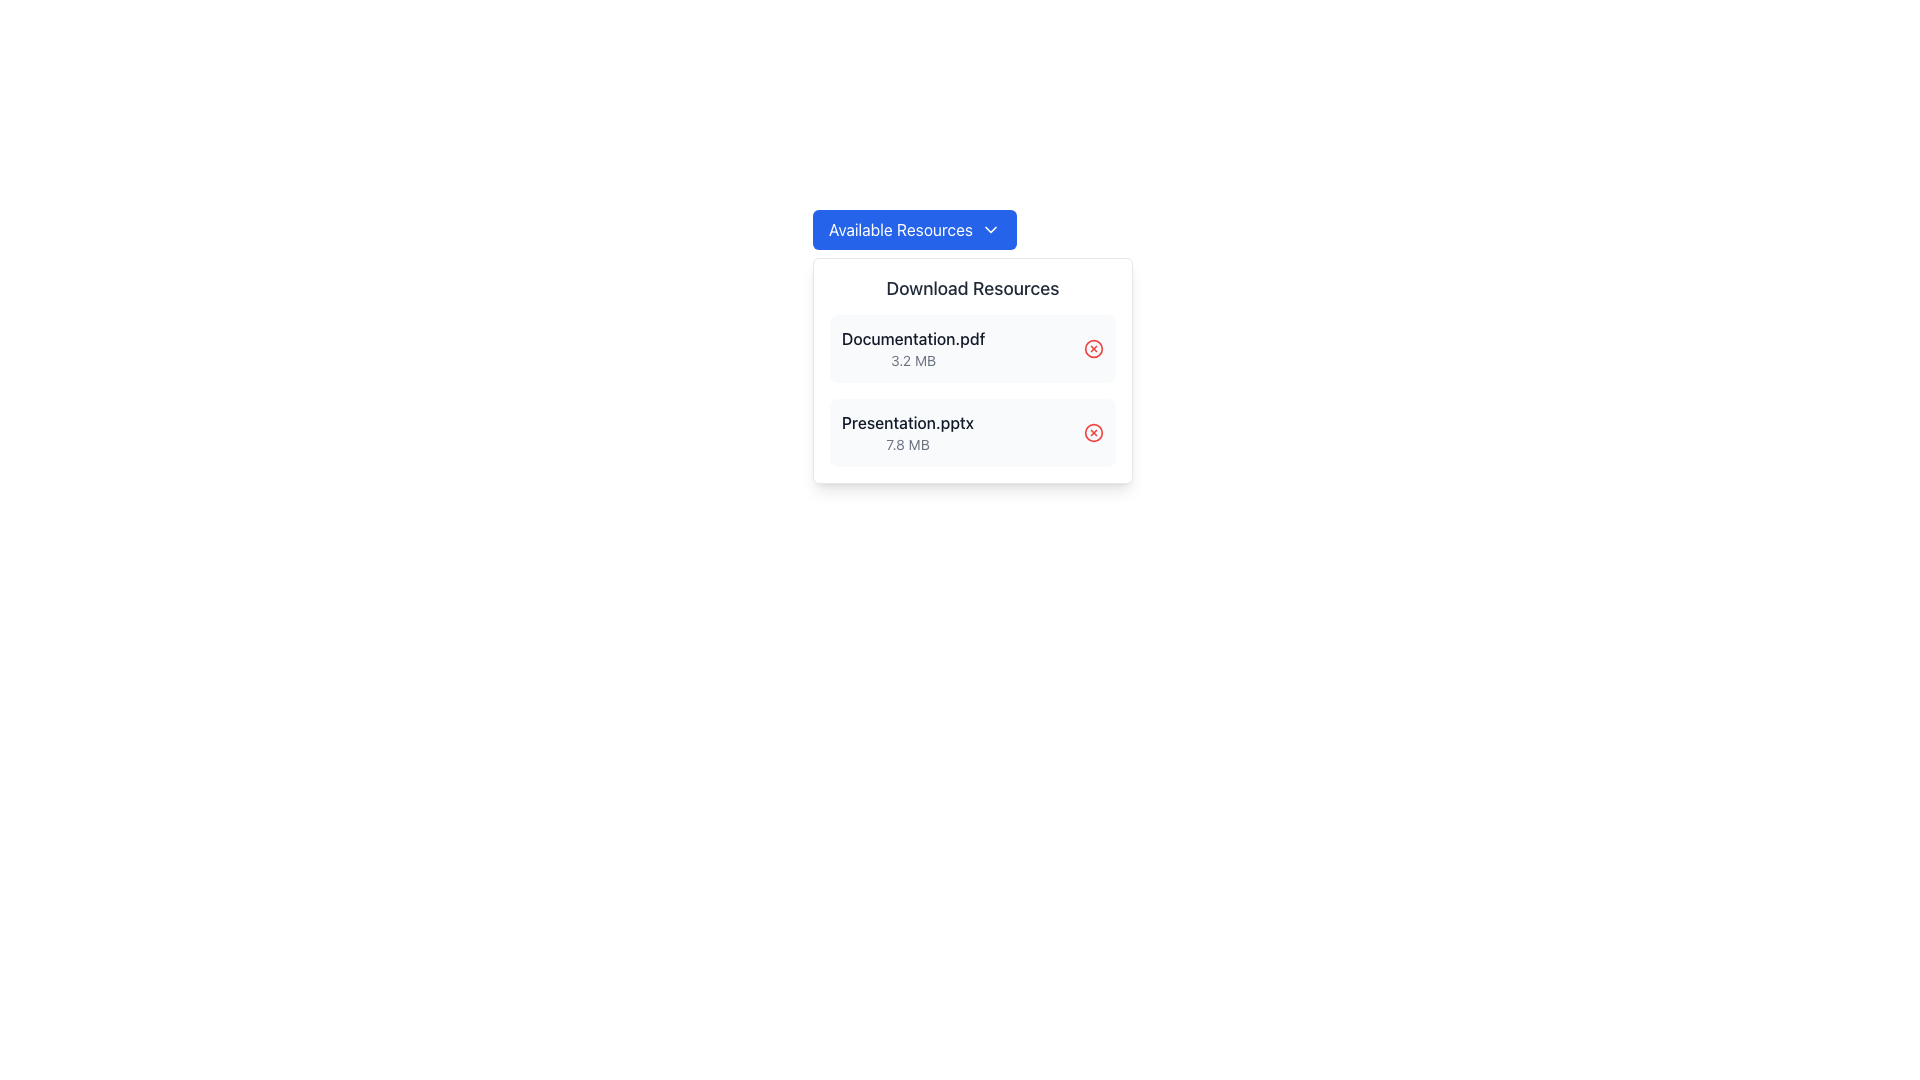 This screenshot has height=1080, width=1920. Describe the element at coordinates (912, 361) in the screenshot. I see `the label that indicates the file size of 'Documentation.pdf' in the bottom-right section of the modal containing downloadable resources` at that location.